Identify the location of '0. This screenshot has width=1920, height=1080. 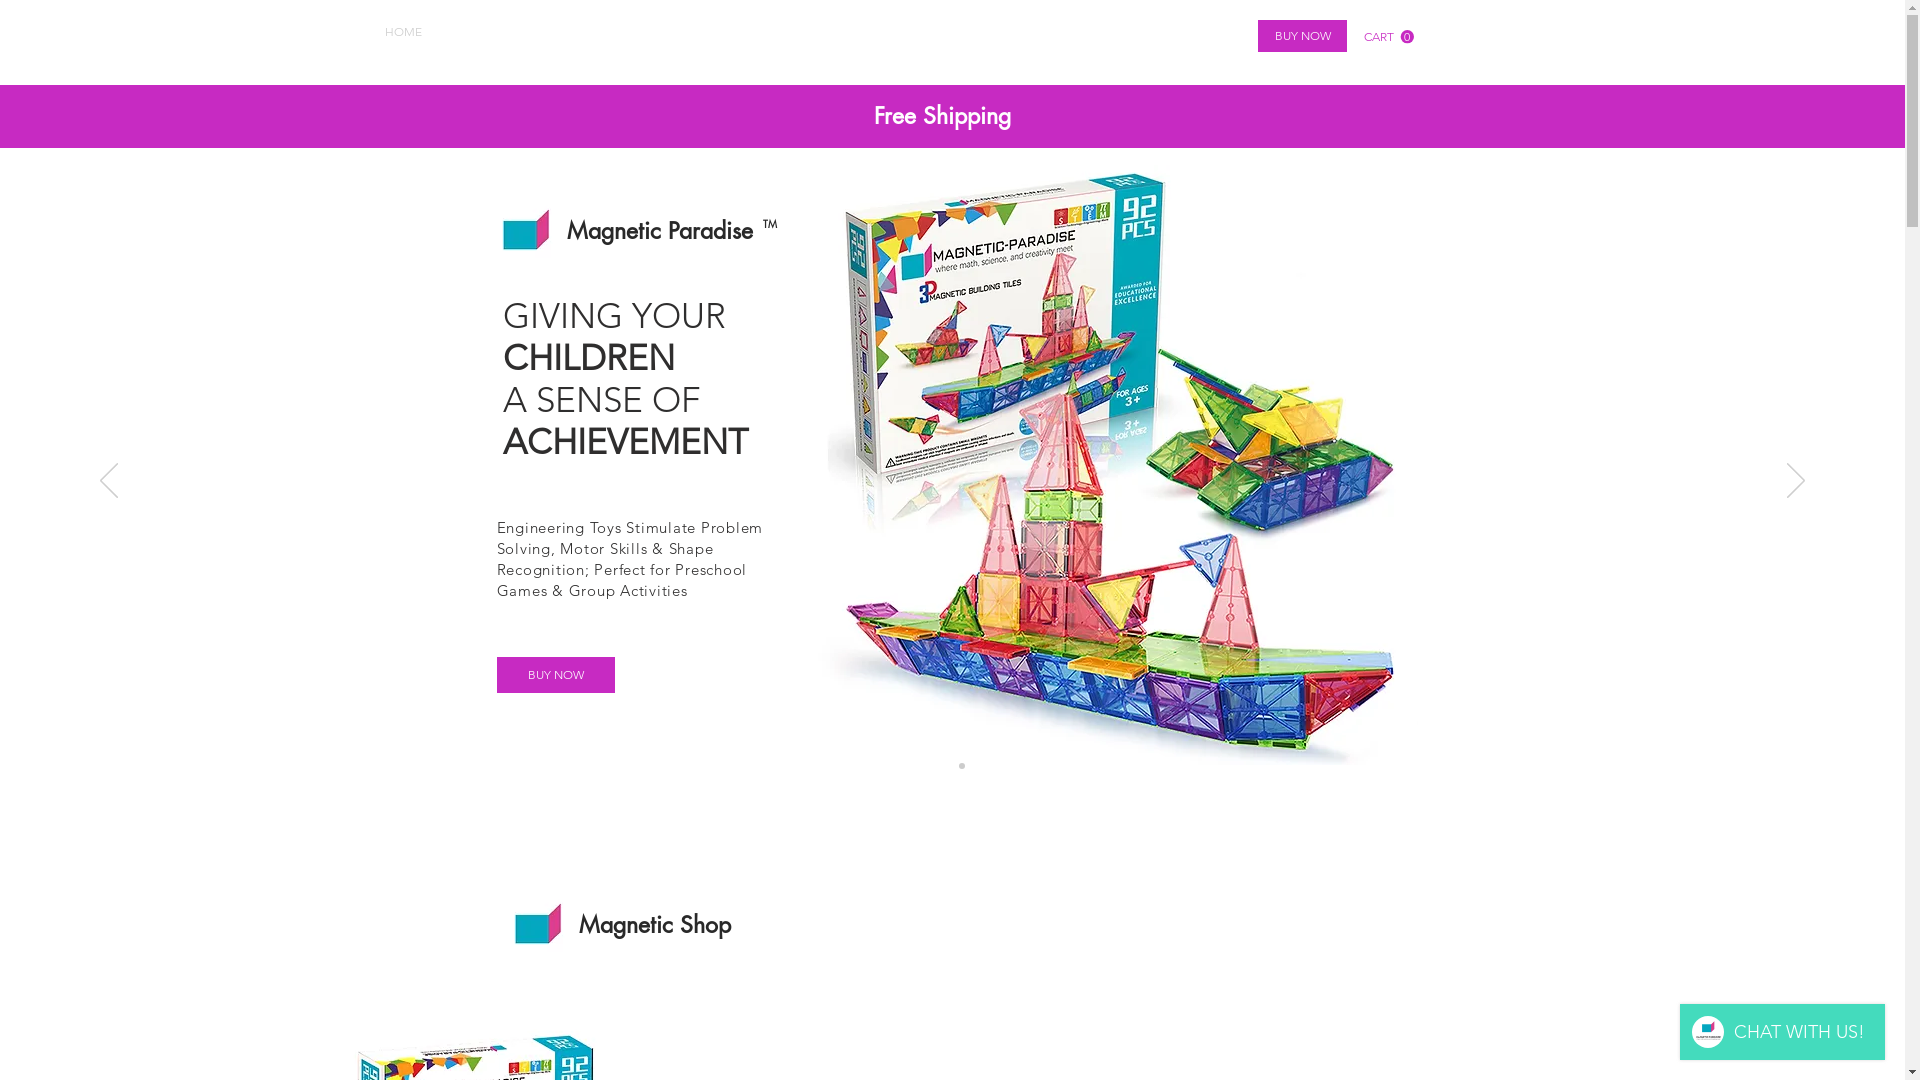
(1387, 37).